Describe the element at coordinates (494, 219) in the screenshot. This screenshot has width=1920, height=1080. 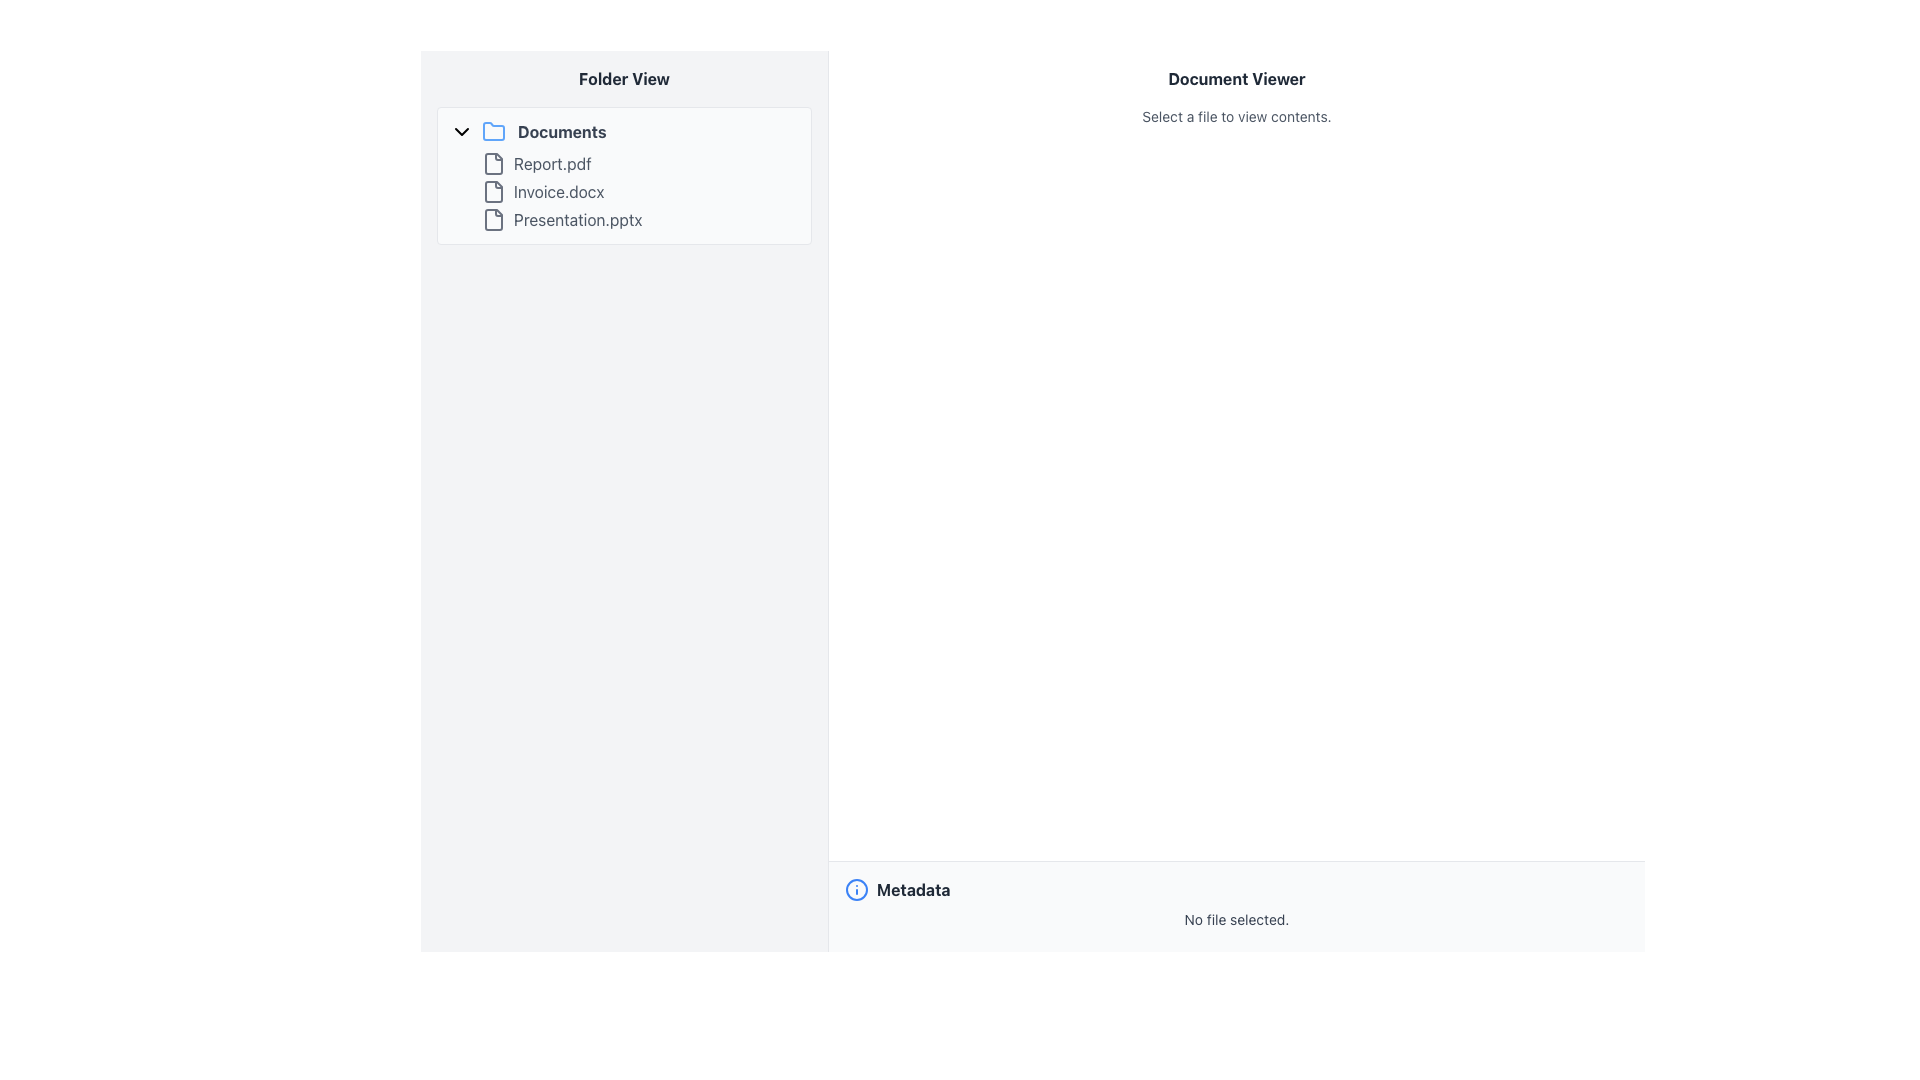
I see `the document file icon, which is a gray rectangular shape with folded edges, located next to the label 'Presentation.pptx' in the 'Folder View' panel` at that location.